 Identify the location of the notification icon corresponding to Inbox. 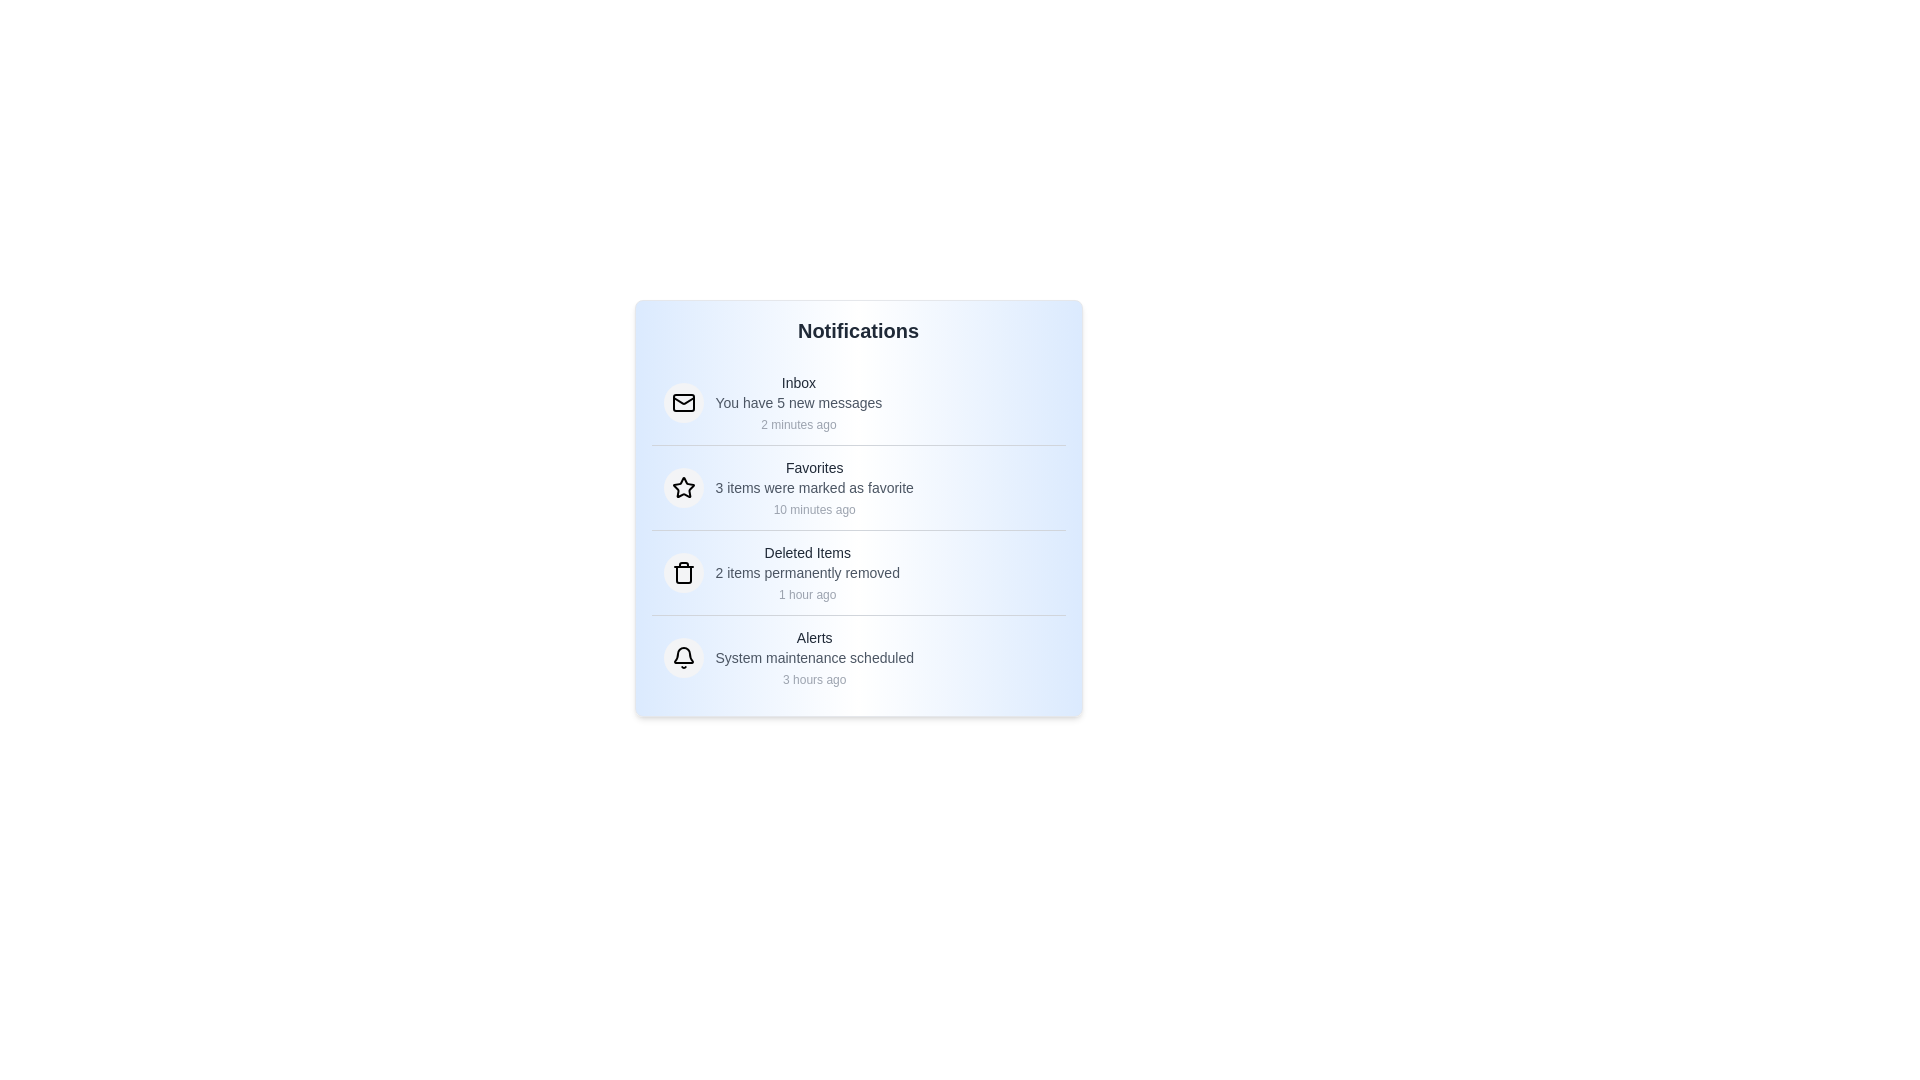
(683, 402).